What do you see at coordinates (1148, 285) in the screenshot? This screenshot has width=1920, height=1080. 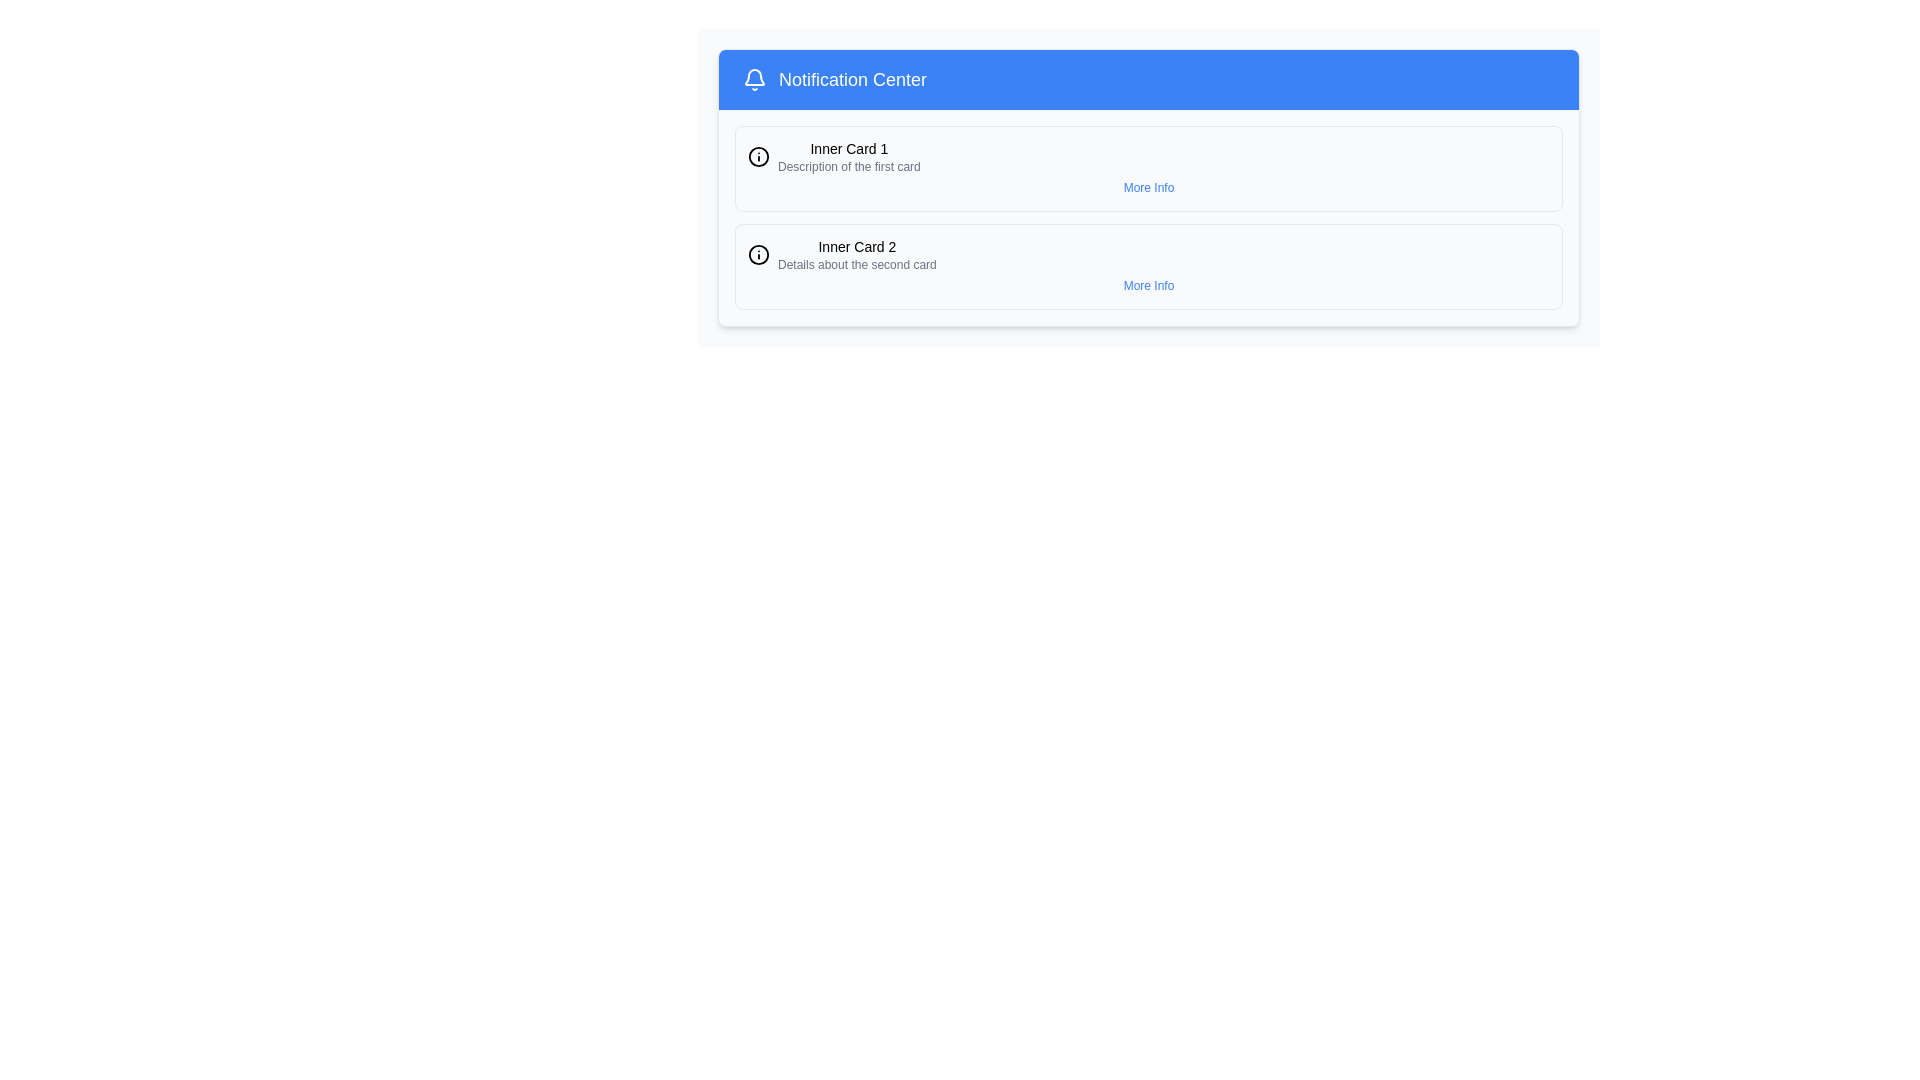 I see `the 'More Info' hyperlink, which is styled with a blue font color and located in the lower card of the interface, specifically in 'Inner Card 2'` at bounding box center [1148, 285].